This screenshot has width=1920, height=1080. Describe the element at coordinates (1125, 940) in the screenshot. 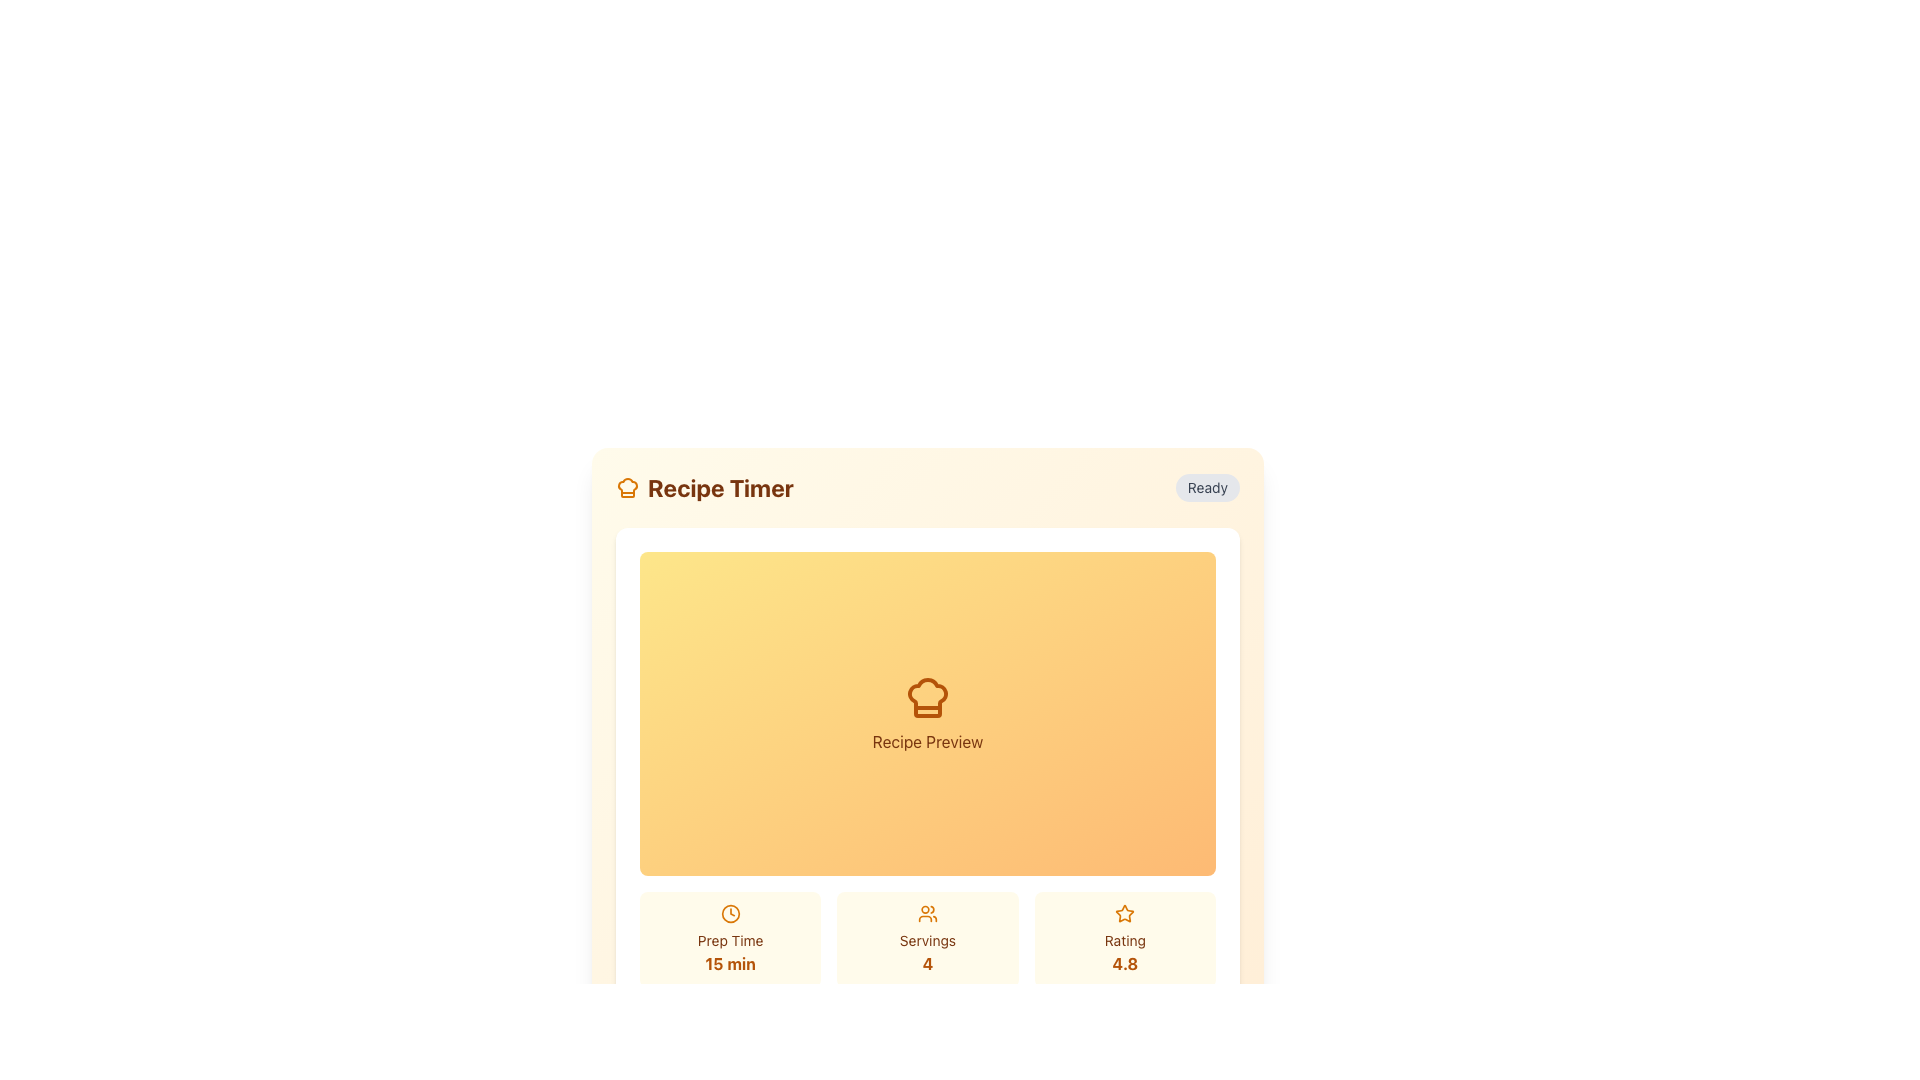

I see `the text label that describes the rating displayed beneath it, which is positioned above the '4.8' text and below an amber-colored star icon in the bottom-right corner of the card-like component` at that location.